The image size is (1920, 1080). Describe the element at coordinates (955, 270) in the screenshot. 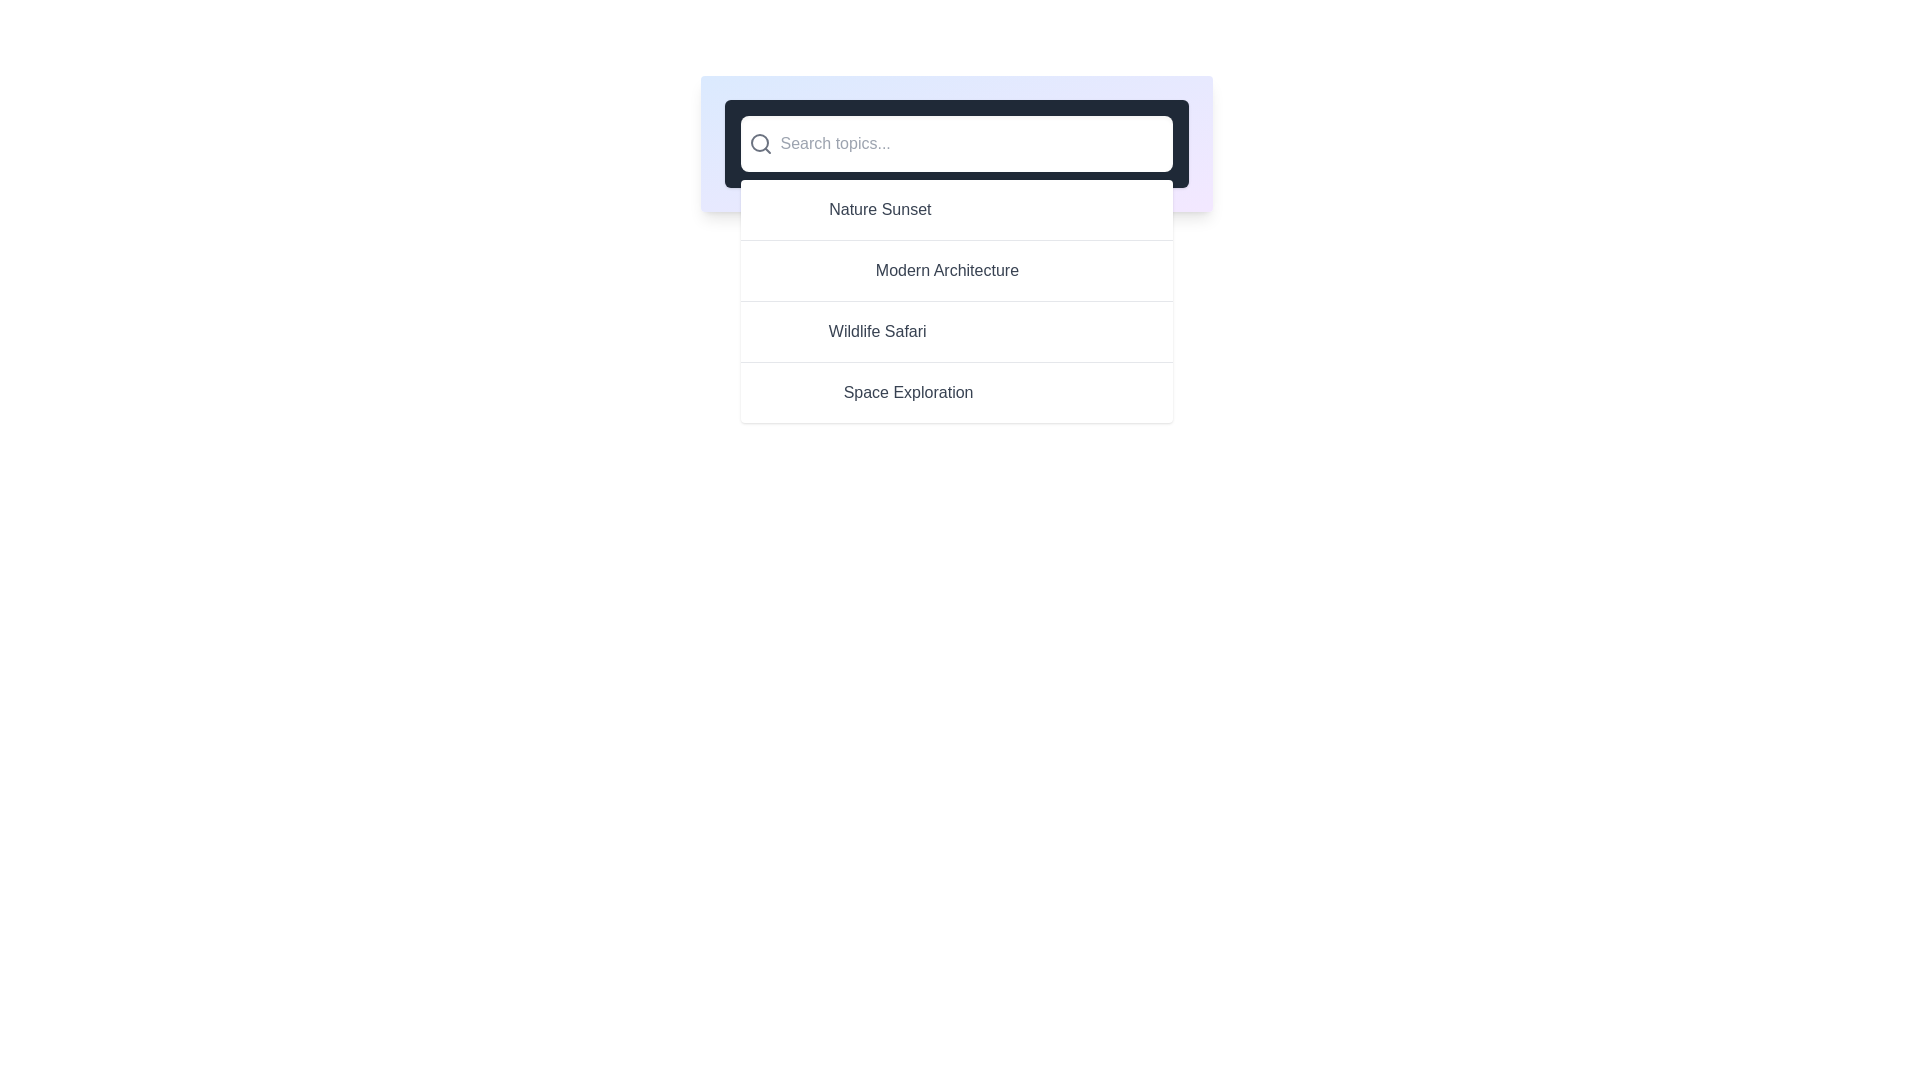

I see `to select the 'Modern Architecture' list item in the dropdown, which is the second item below 'Nature Sunset'` at that location.